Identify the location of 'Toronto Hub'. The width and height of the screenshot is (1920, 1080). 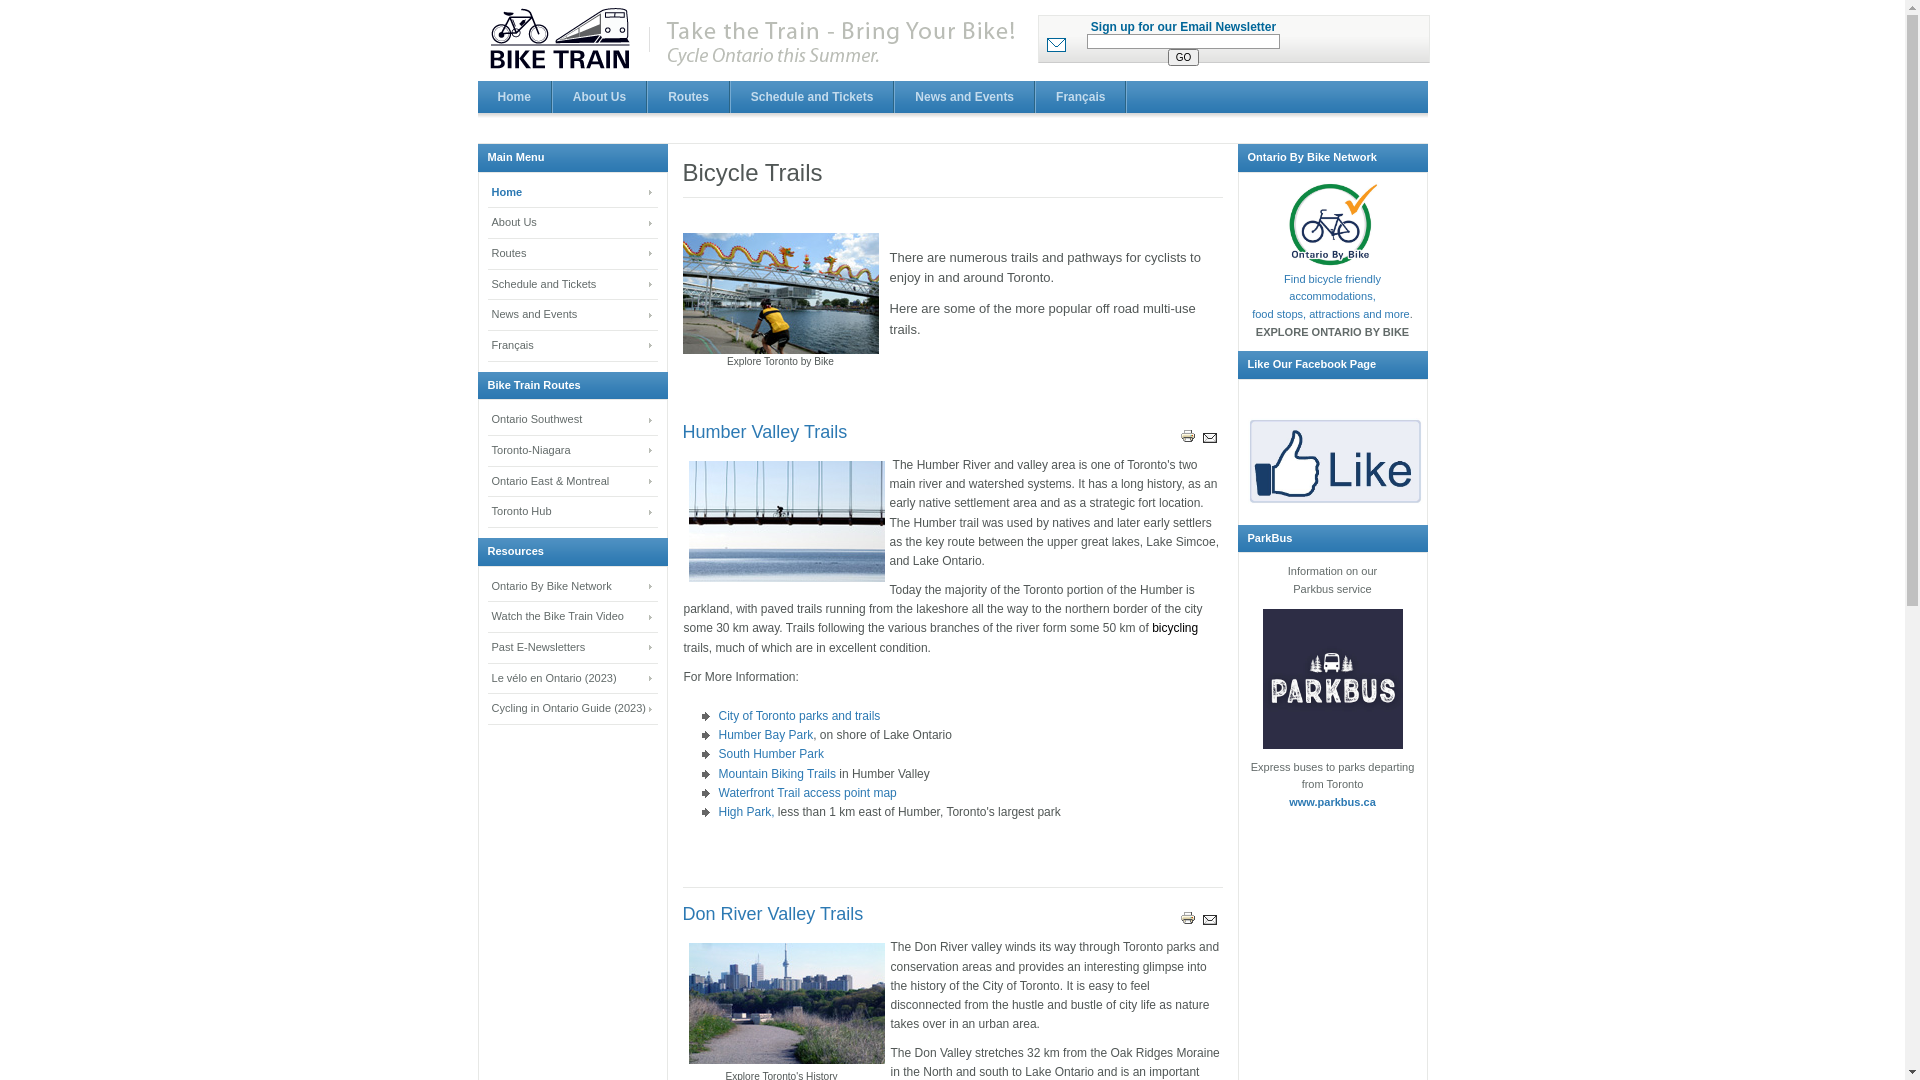
(488, 511).